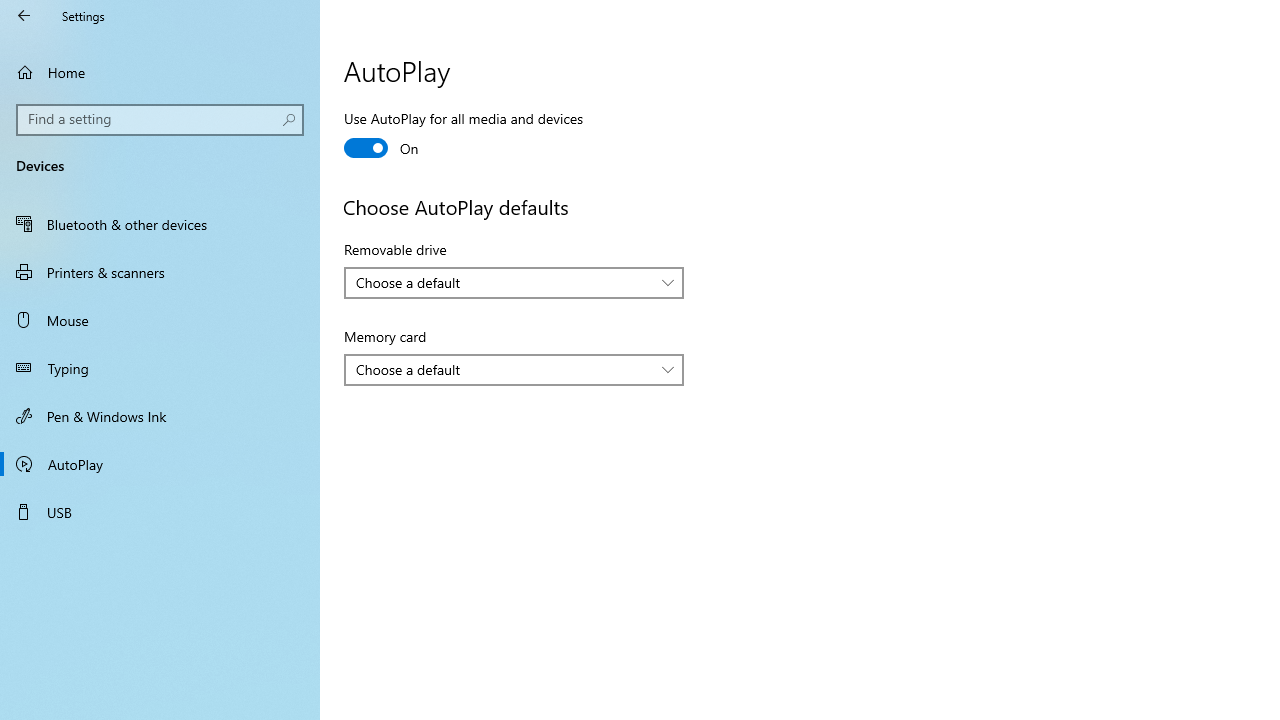 The width and height of the screenshot is (1280, 720). Describe the element at coordinates (463, 135) in the screenshot. I see `'Use AutoPlay for all media and devices'` at that location.